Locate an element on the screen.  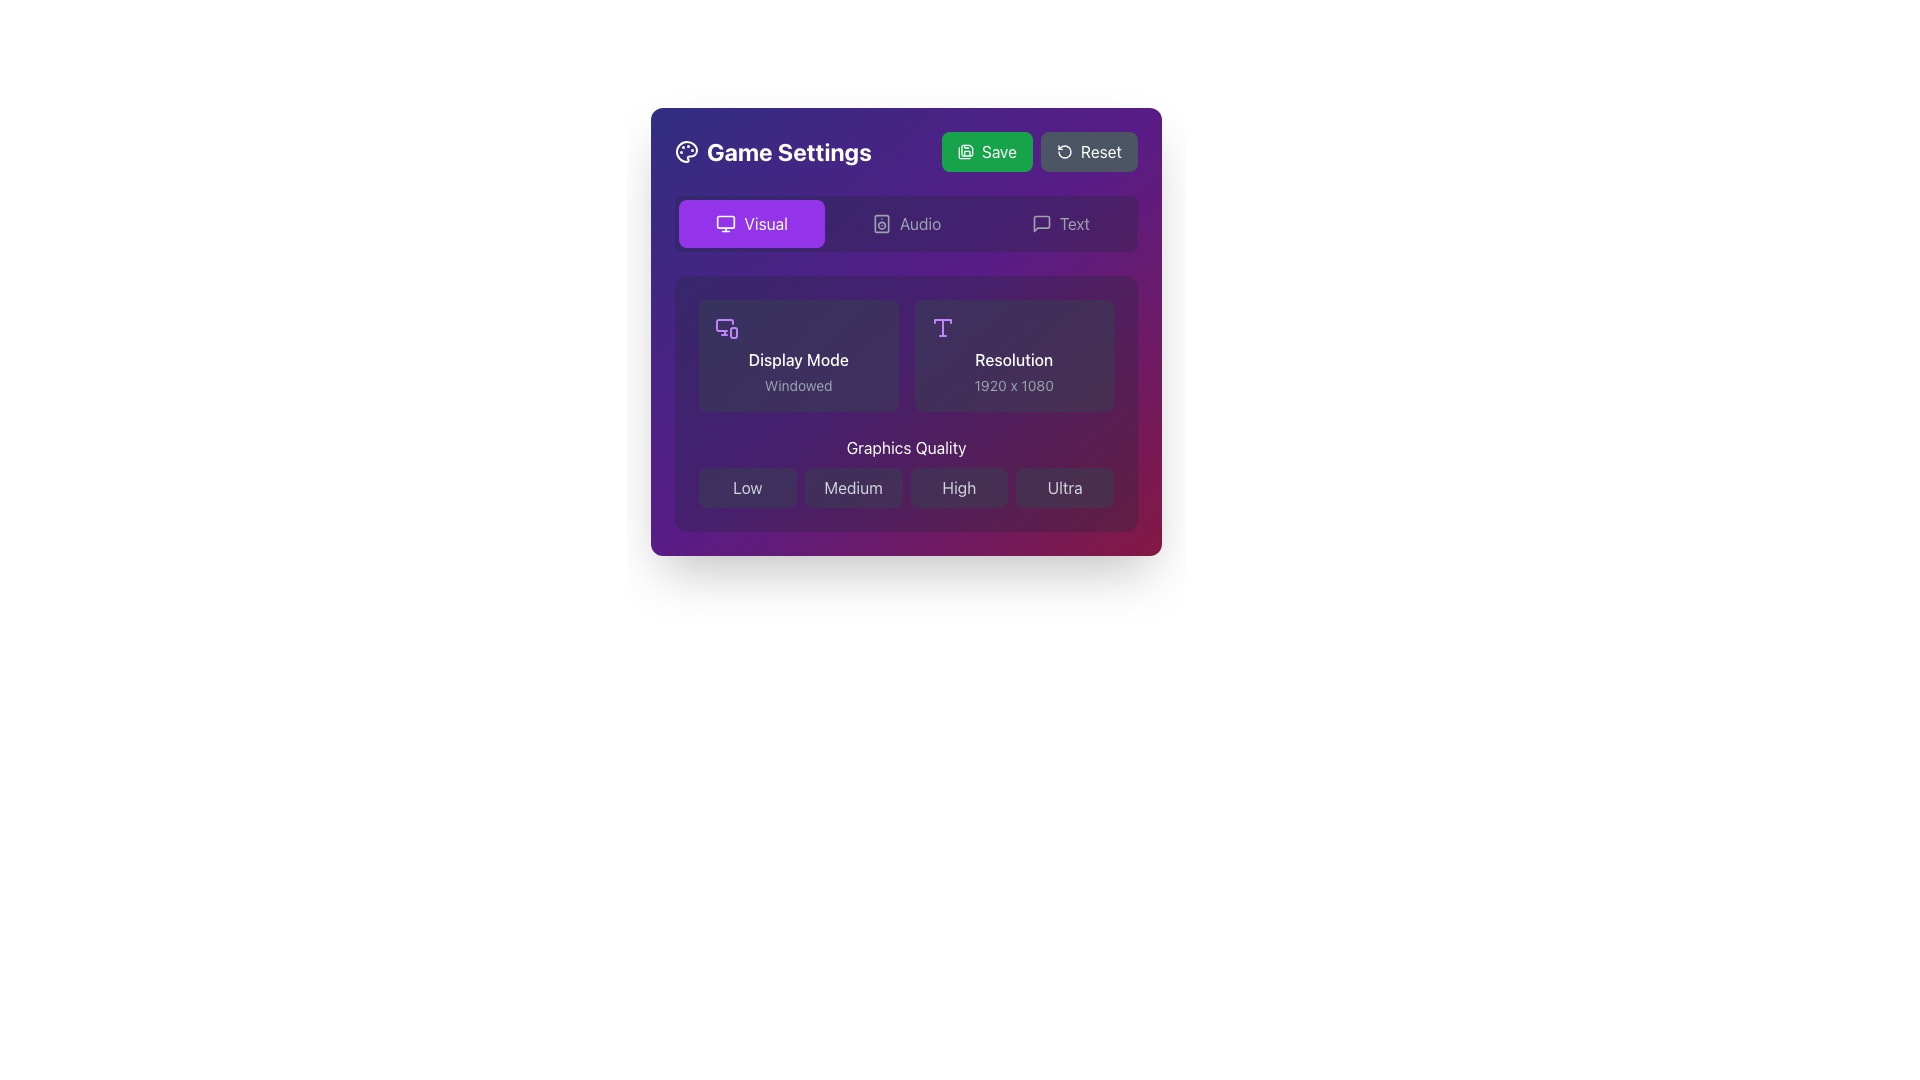
the 'Medium' graphics quality button, which is the second button in a row of four labeled 'Low', 'Medium', 'High', and 'Ultra' is located at coordinates (853, 488).